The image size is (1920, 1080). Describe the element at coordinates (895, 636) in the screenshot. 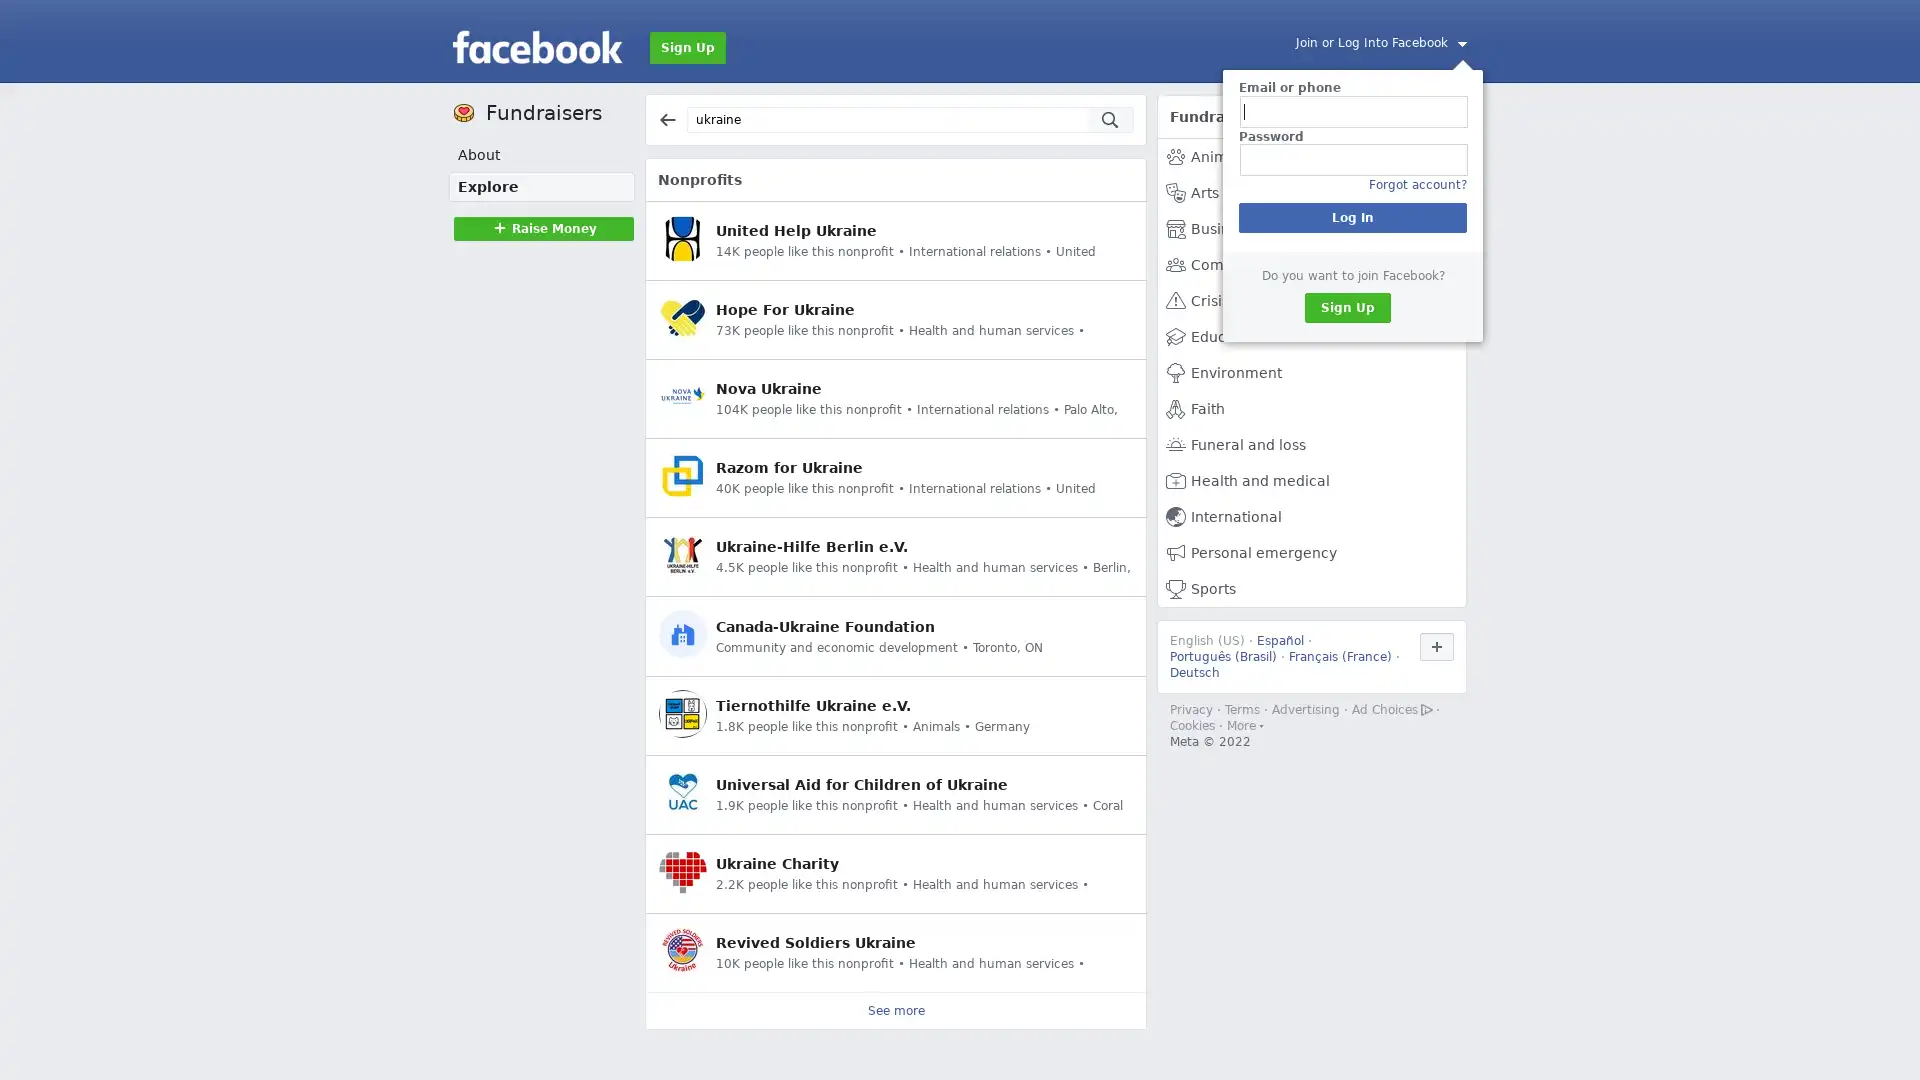

I see `Canada-Ukraine Foundation Community and economic development  Toronto, ON` at that location.